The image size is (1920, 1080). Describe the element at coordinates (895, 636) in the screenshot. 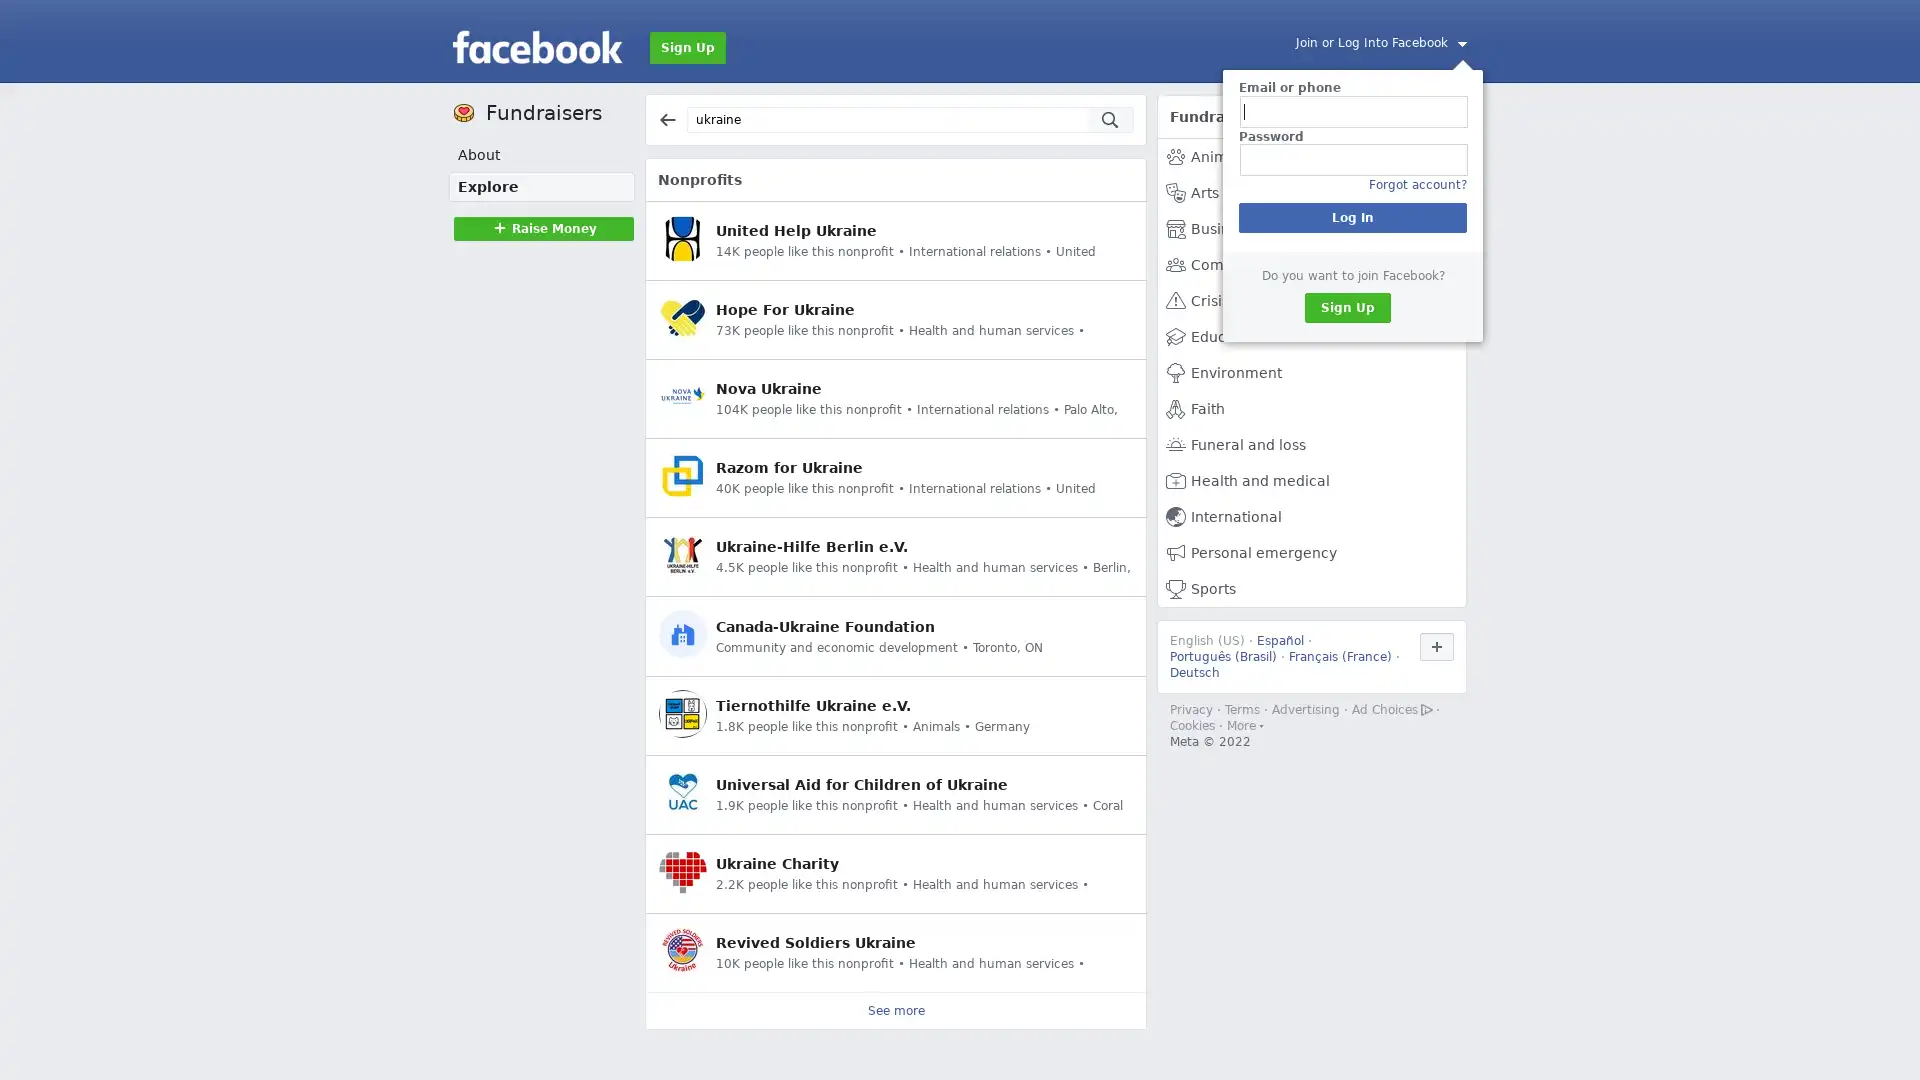

I see `Canada-Ukraine Foundation Community and economic development  Toronto, ON` at that location.